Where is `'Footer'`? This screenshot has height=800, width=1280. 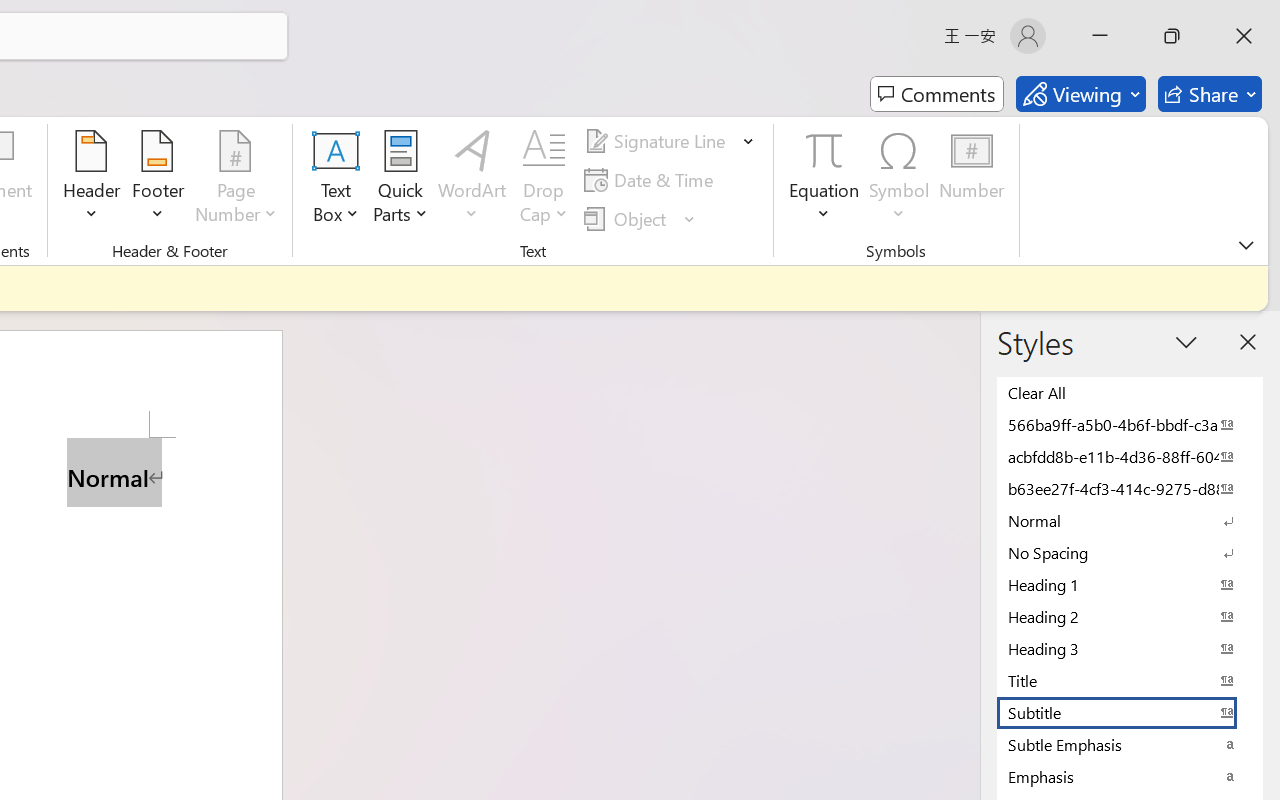 'Footer' is located at coordinates (157, 179).